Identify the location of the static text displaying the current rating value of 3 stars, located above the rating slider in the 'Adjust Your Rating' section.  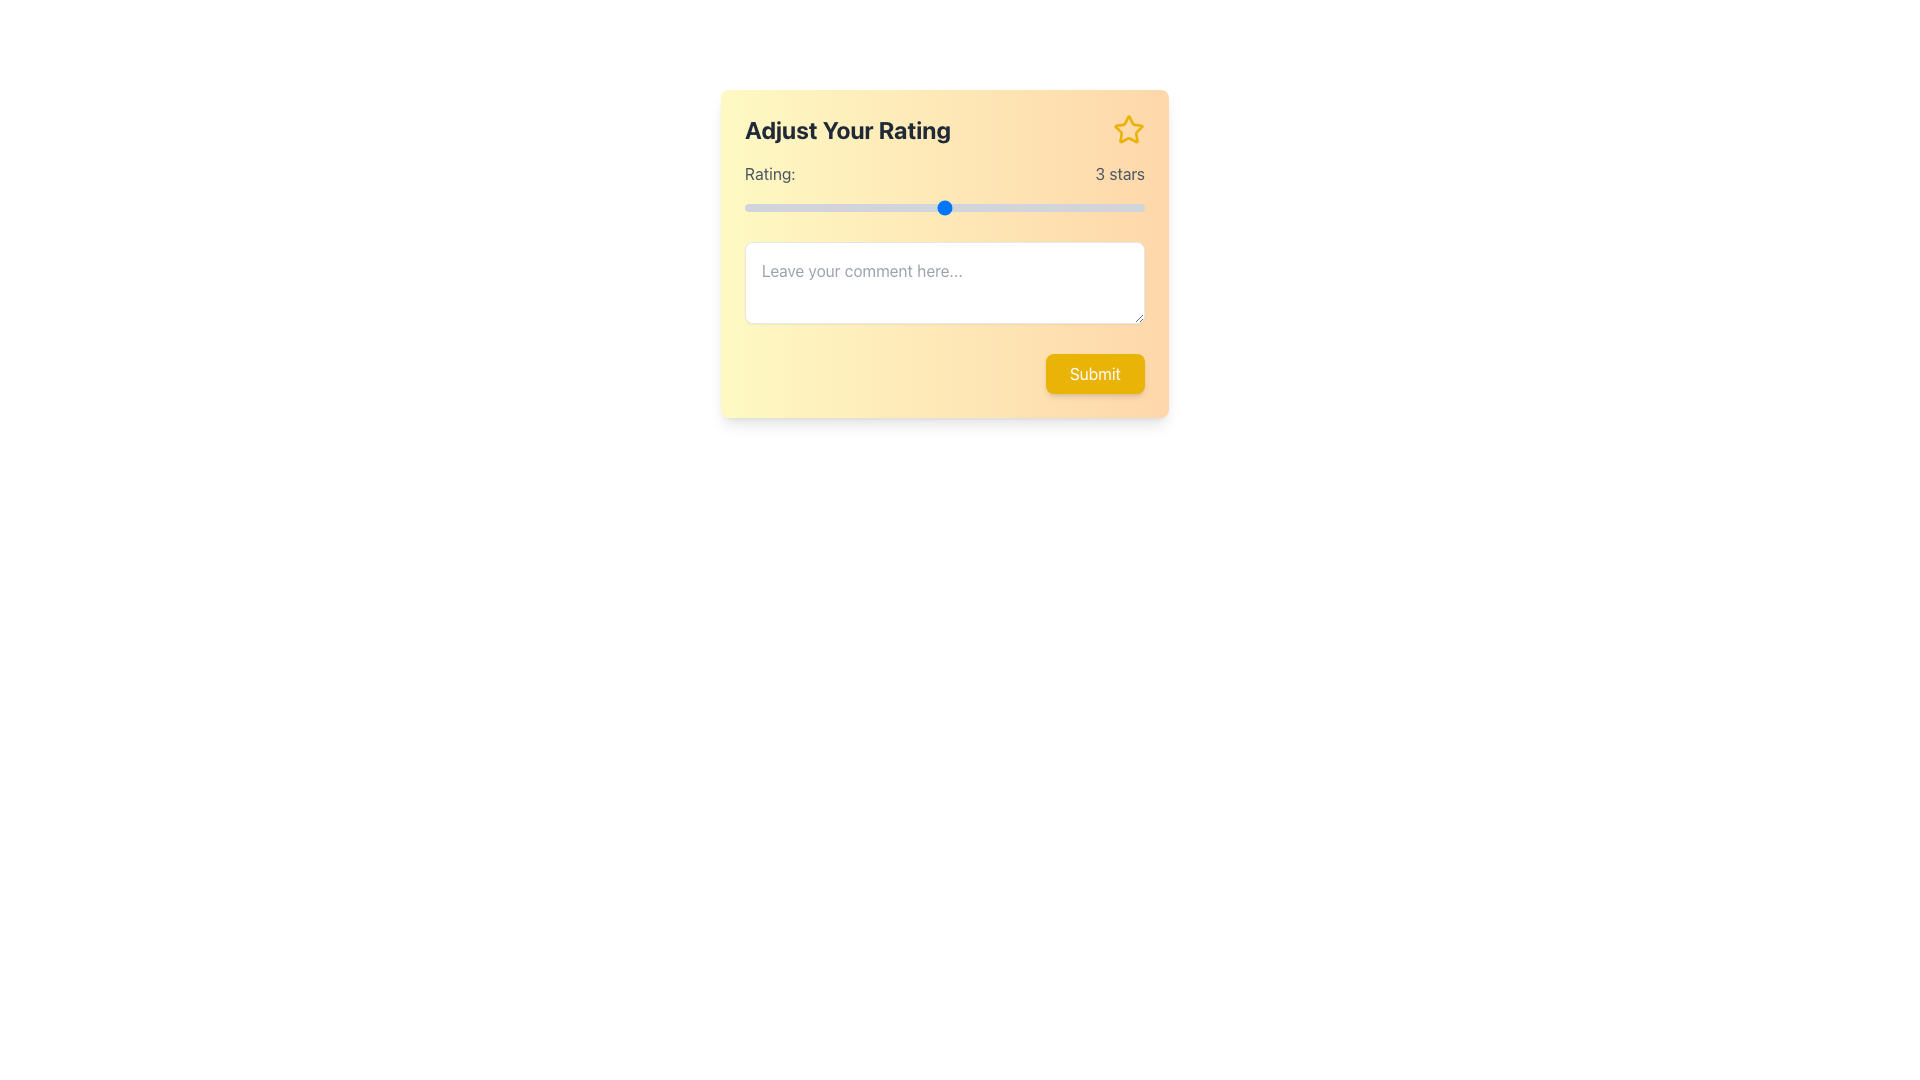
(944, 172).